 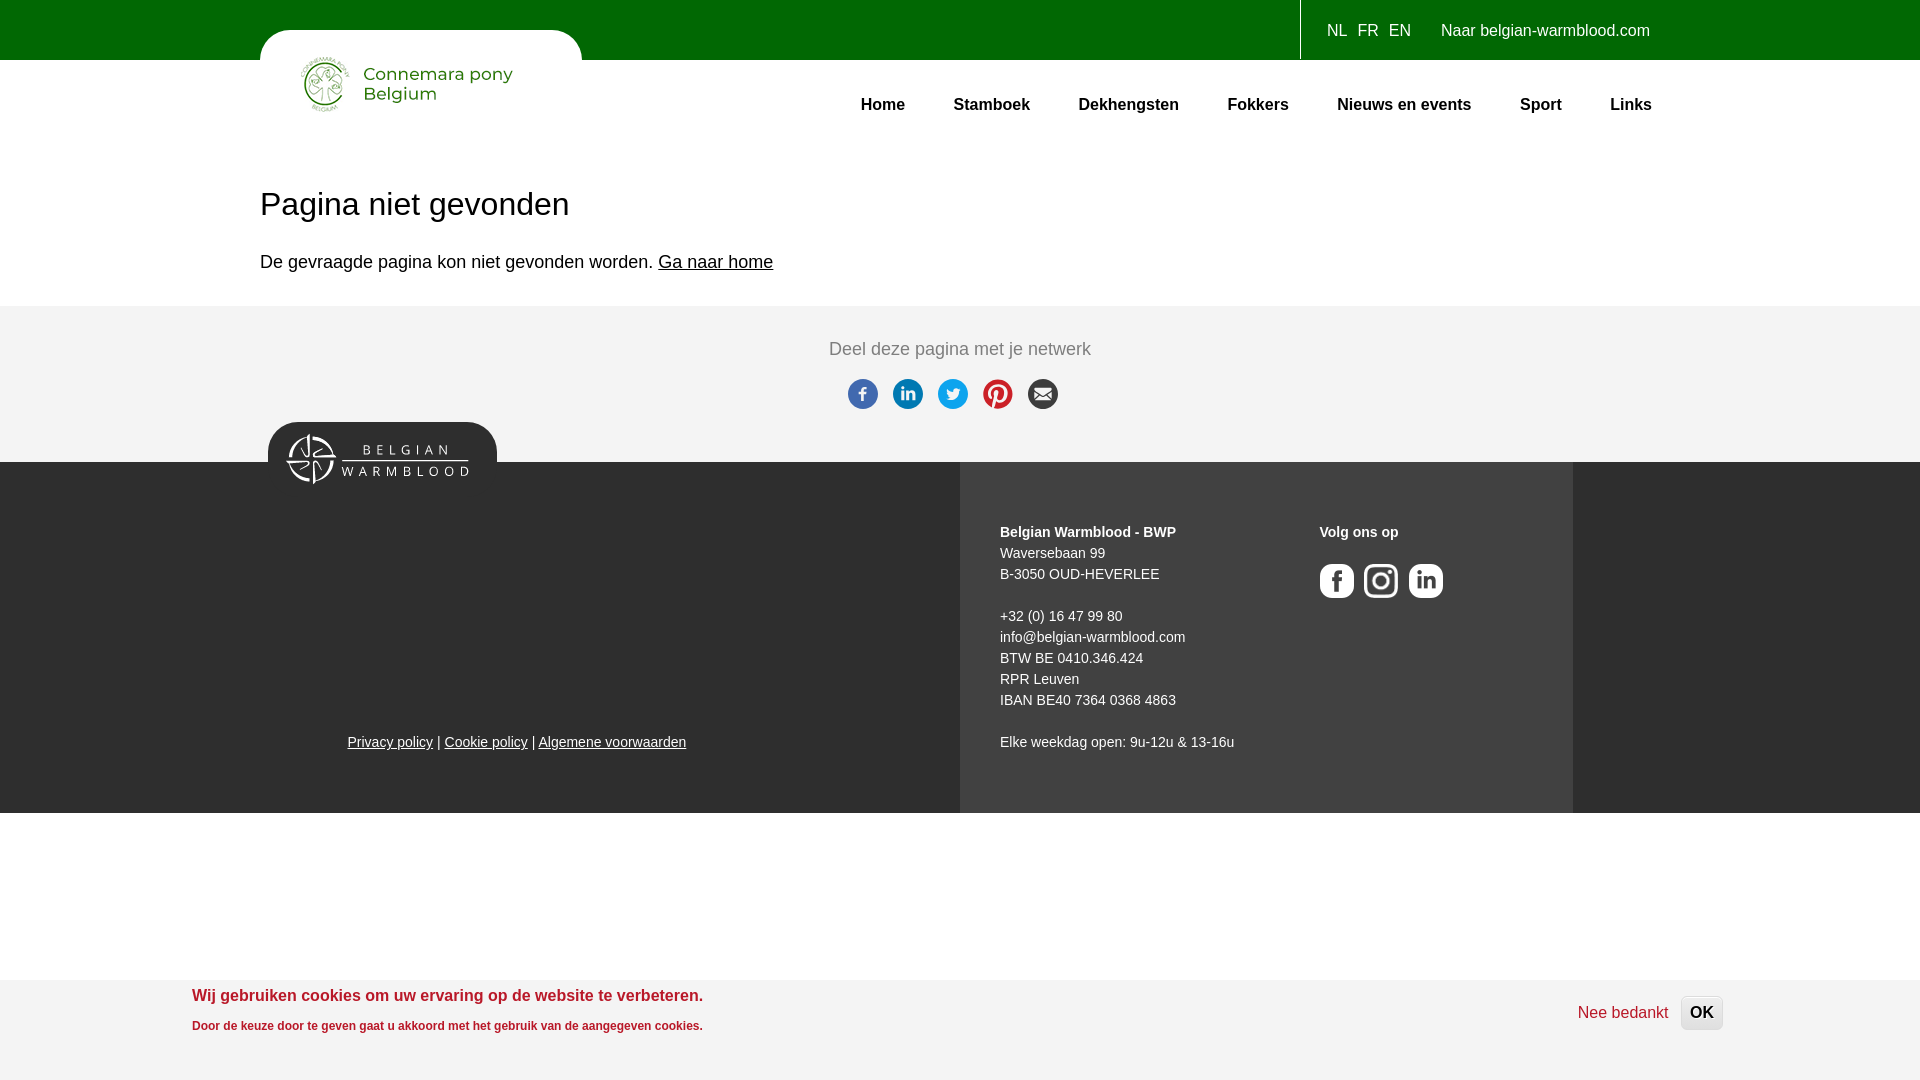 I want to click on 'Fokkers', so click(x=1256, y=104).